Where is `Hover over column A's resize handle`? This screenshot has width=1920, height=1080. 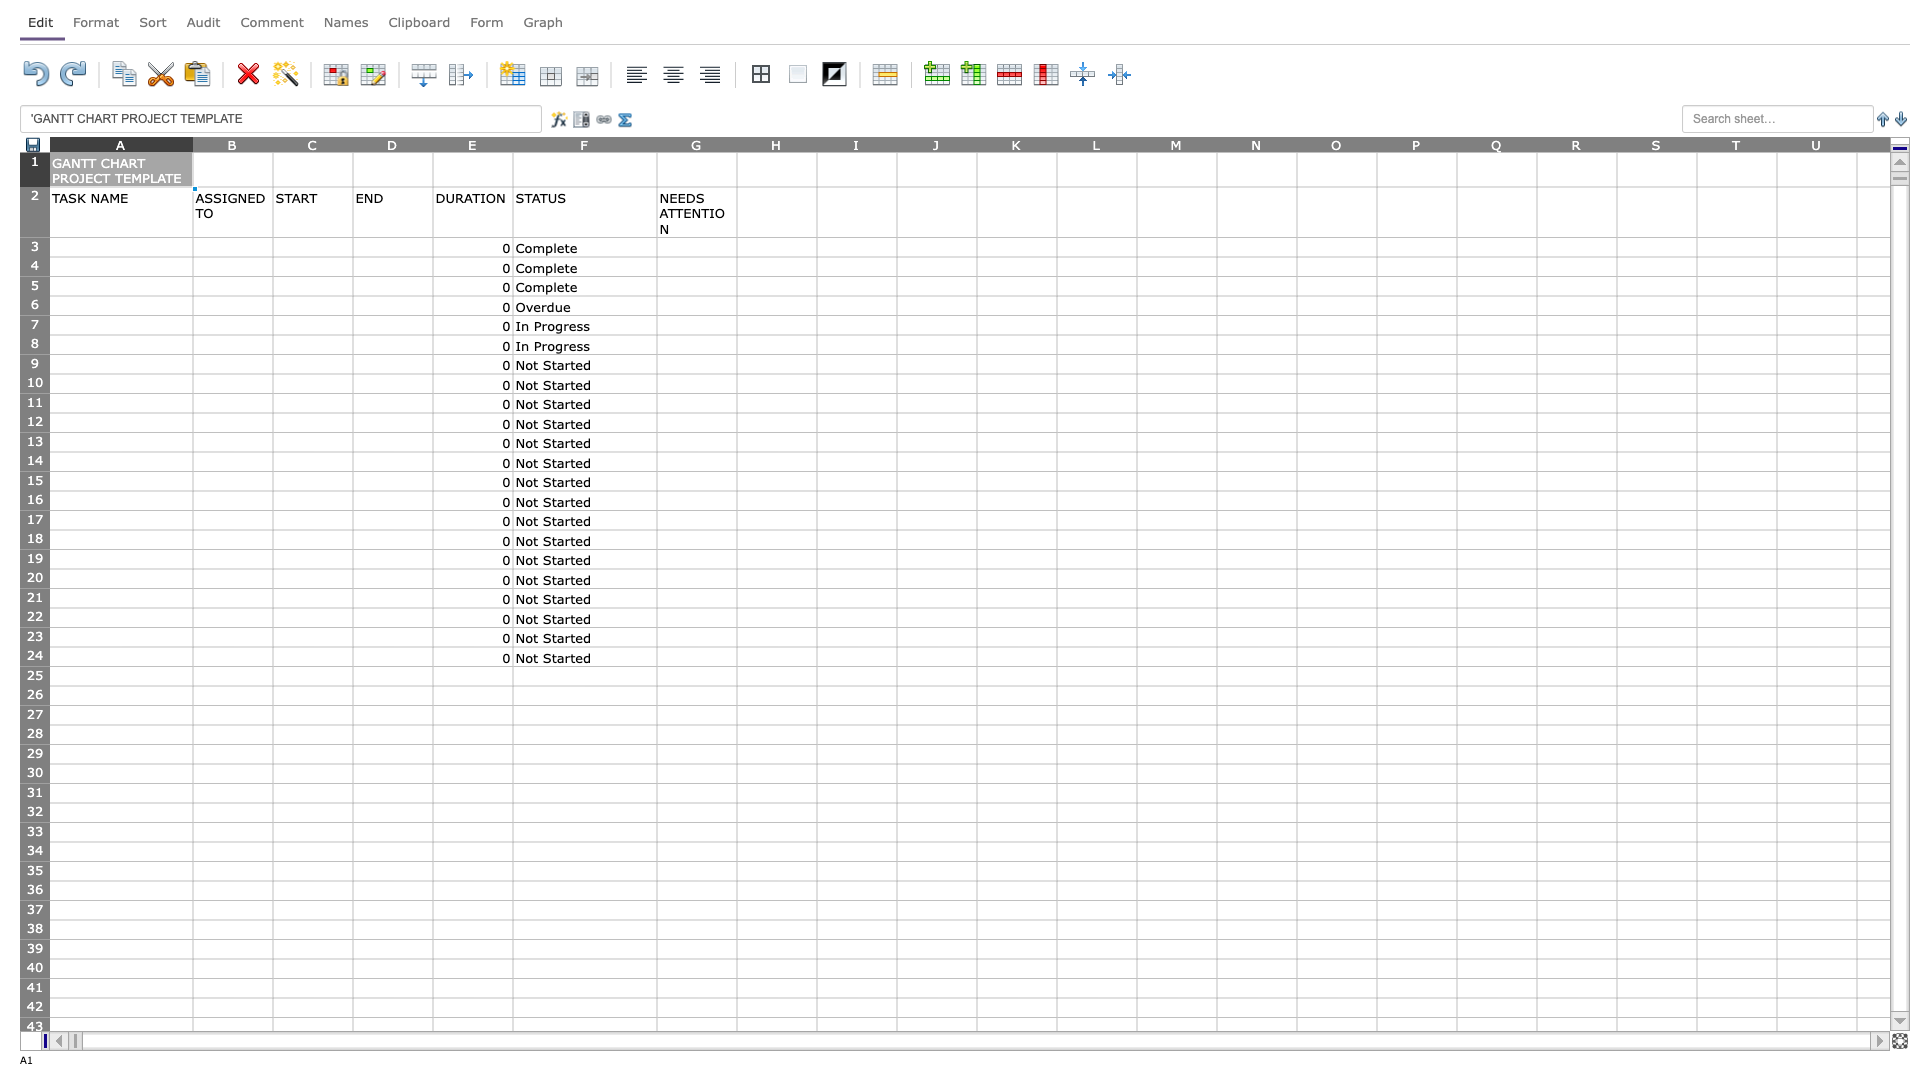
Hover over column A's resize handle is located at coordinates (192, 143).